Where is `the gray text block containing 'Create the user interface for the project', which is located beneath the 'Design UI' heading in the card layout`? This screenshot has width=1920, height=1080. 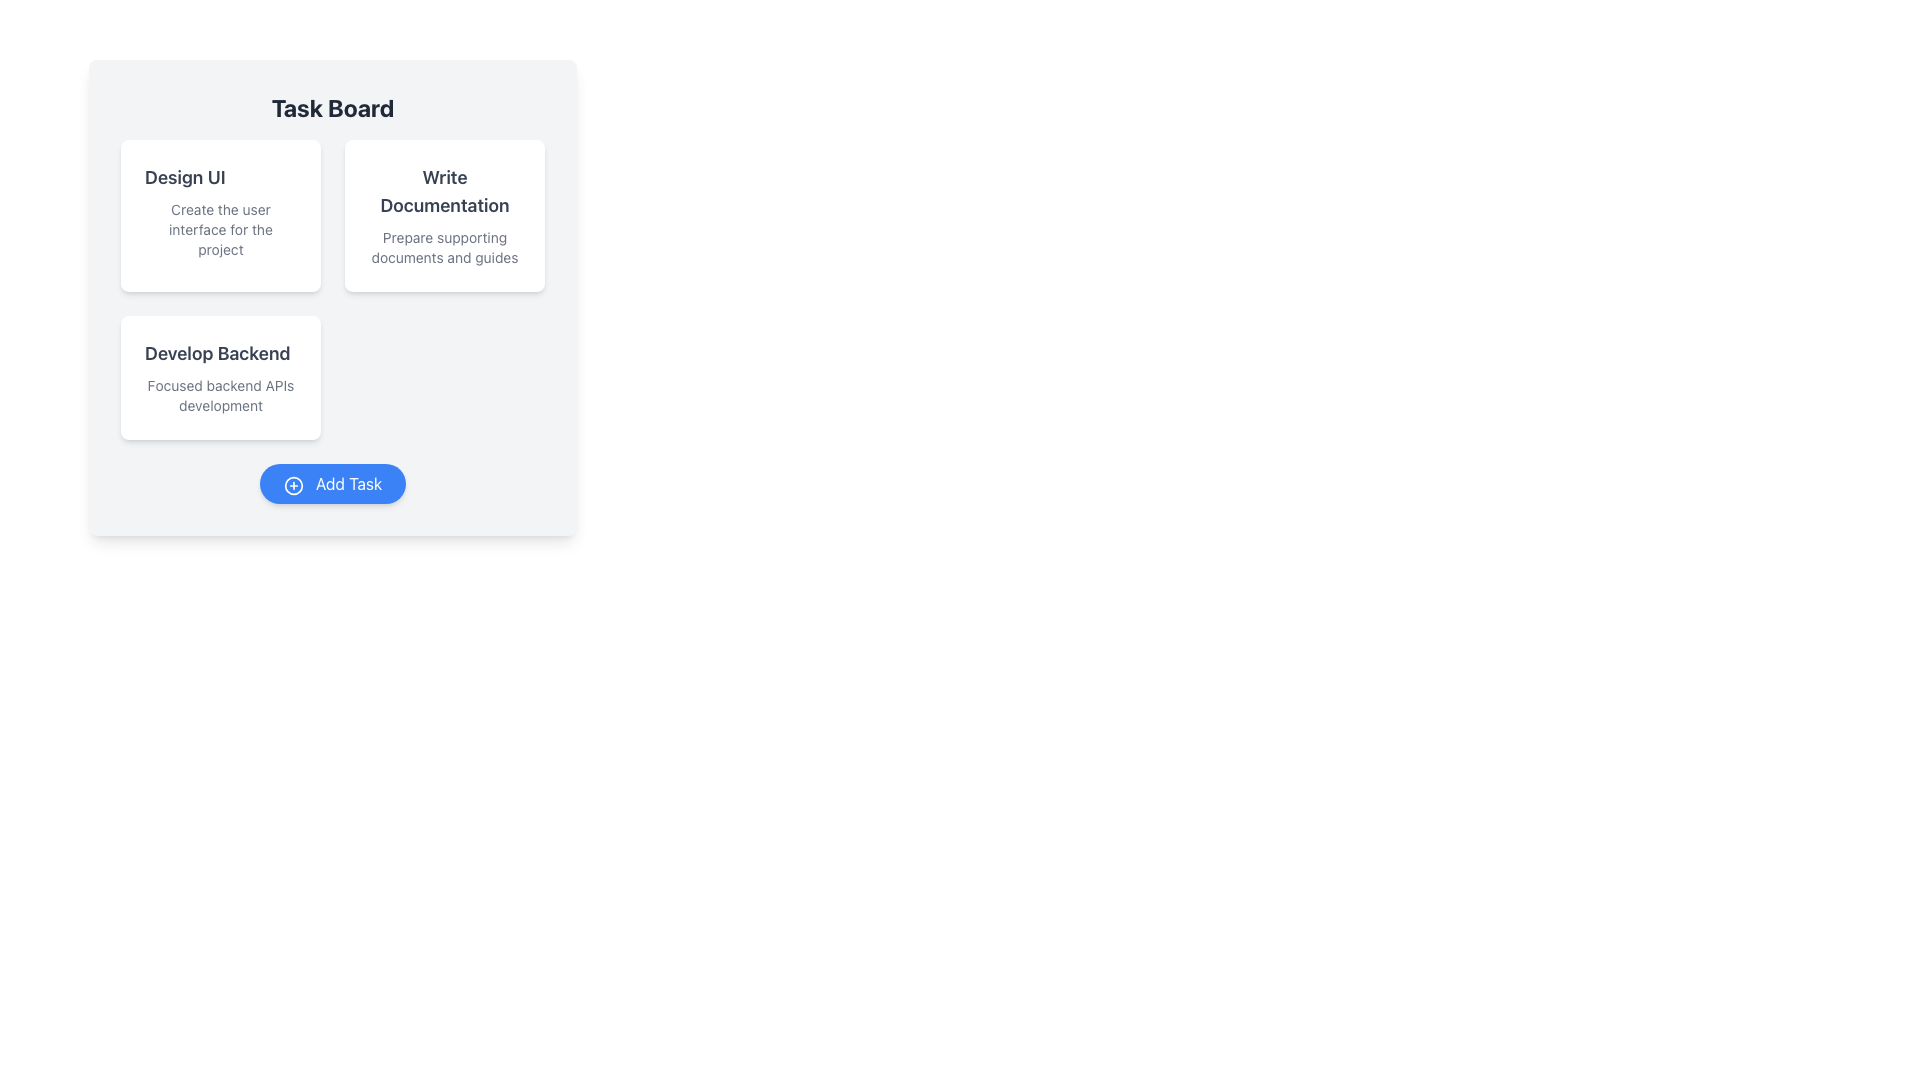
the gray text block containing 'Create the user interface for the project', which is located beneath the 'Design UI' heading in the card layout is located at coordinates (220, 229).